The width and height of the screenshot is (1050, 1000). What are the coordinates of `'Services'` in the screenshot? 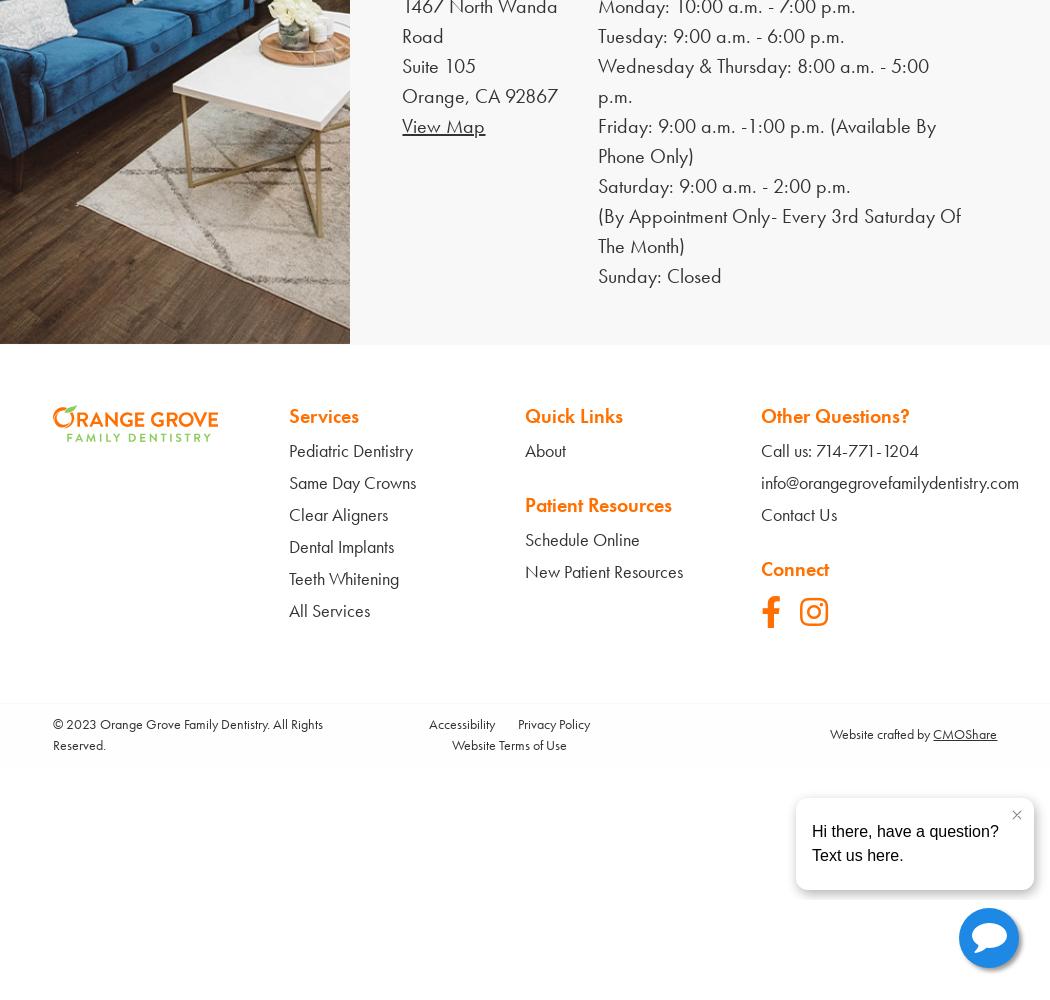 It's located at (287, 415).